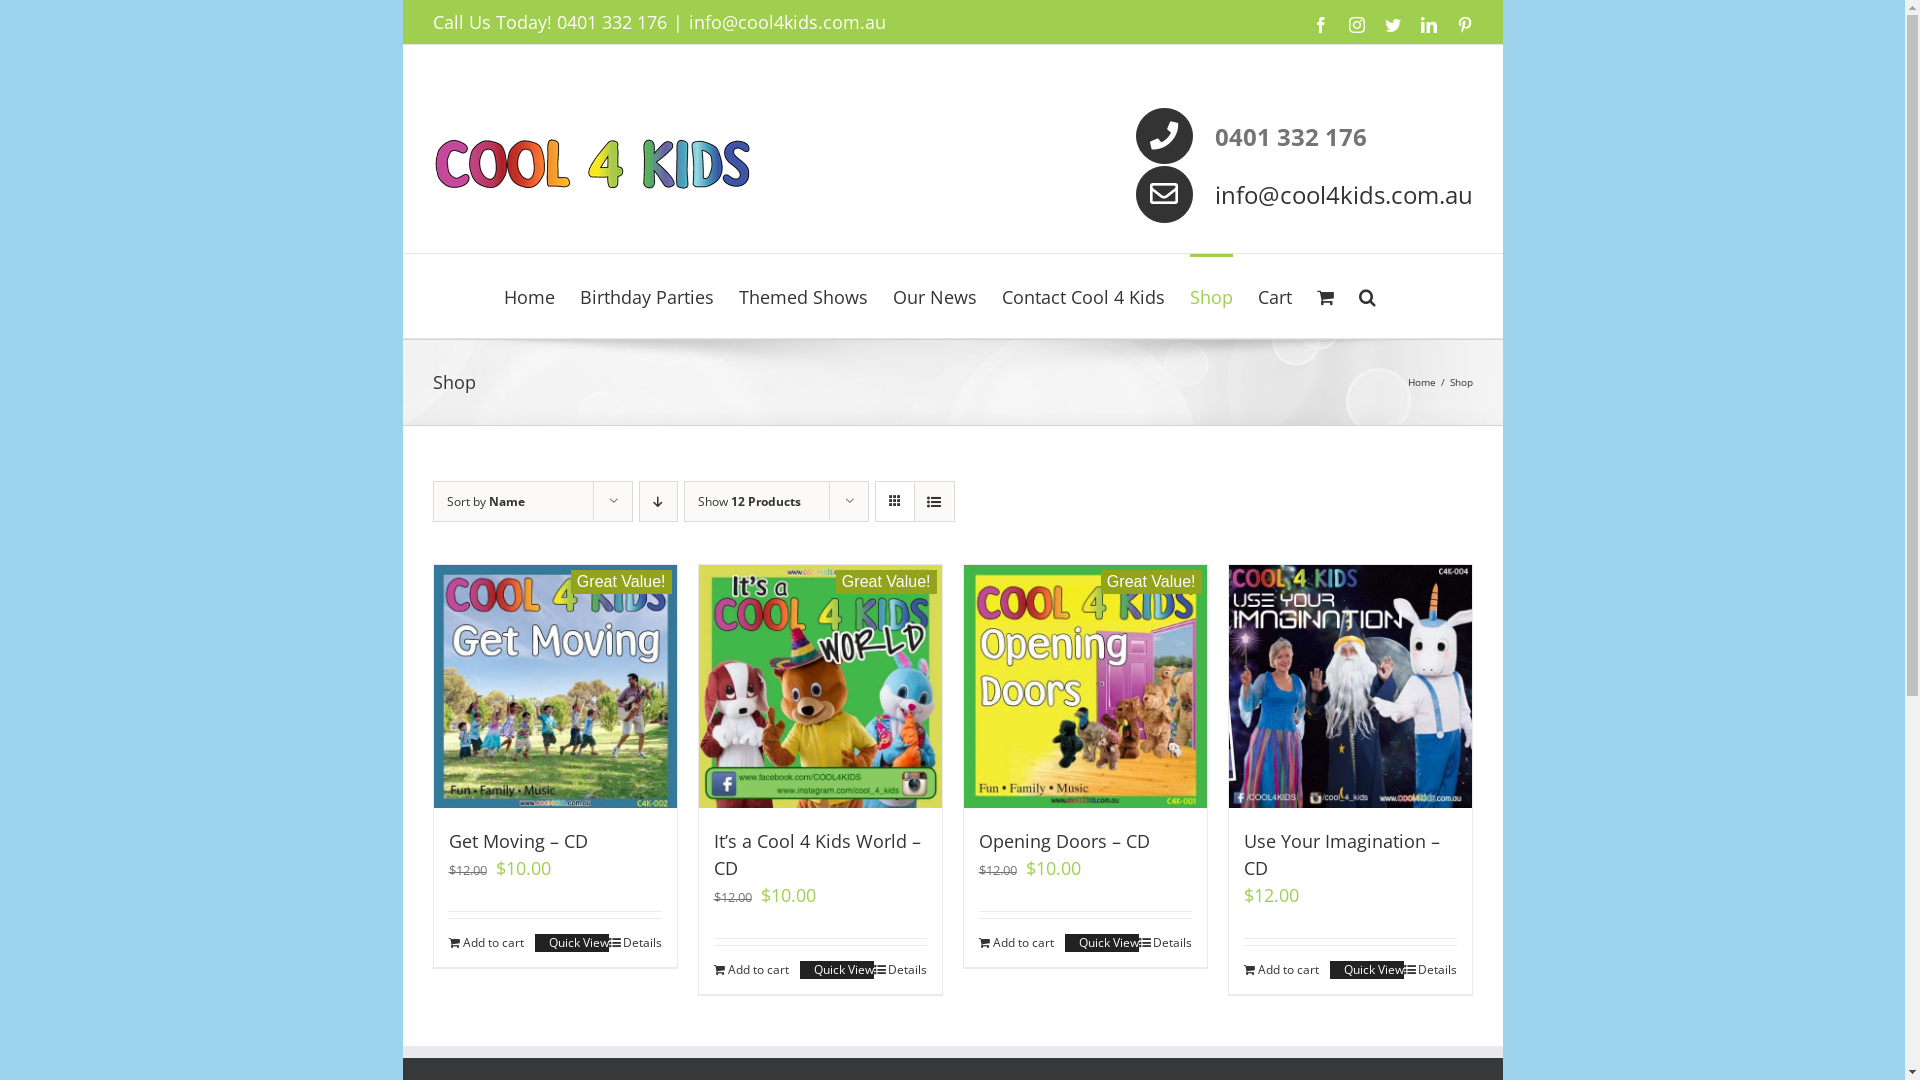 The height and width of the screenshot is (1080, 1920). Describe the element at coordinates (1084, 685) in the screenshot. I see `'Great Value!'` at that location.